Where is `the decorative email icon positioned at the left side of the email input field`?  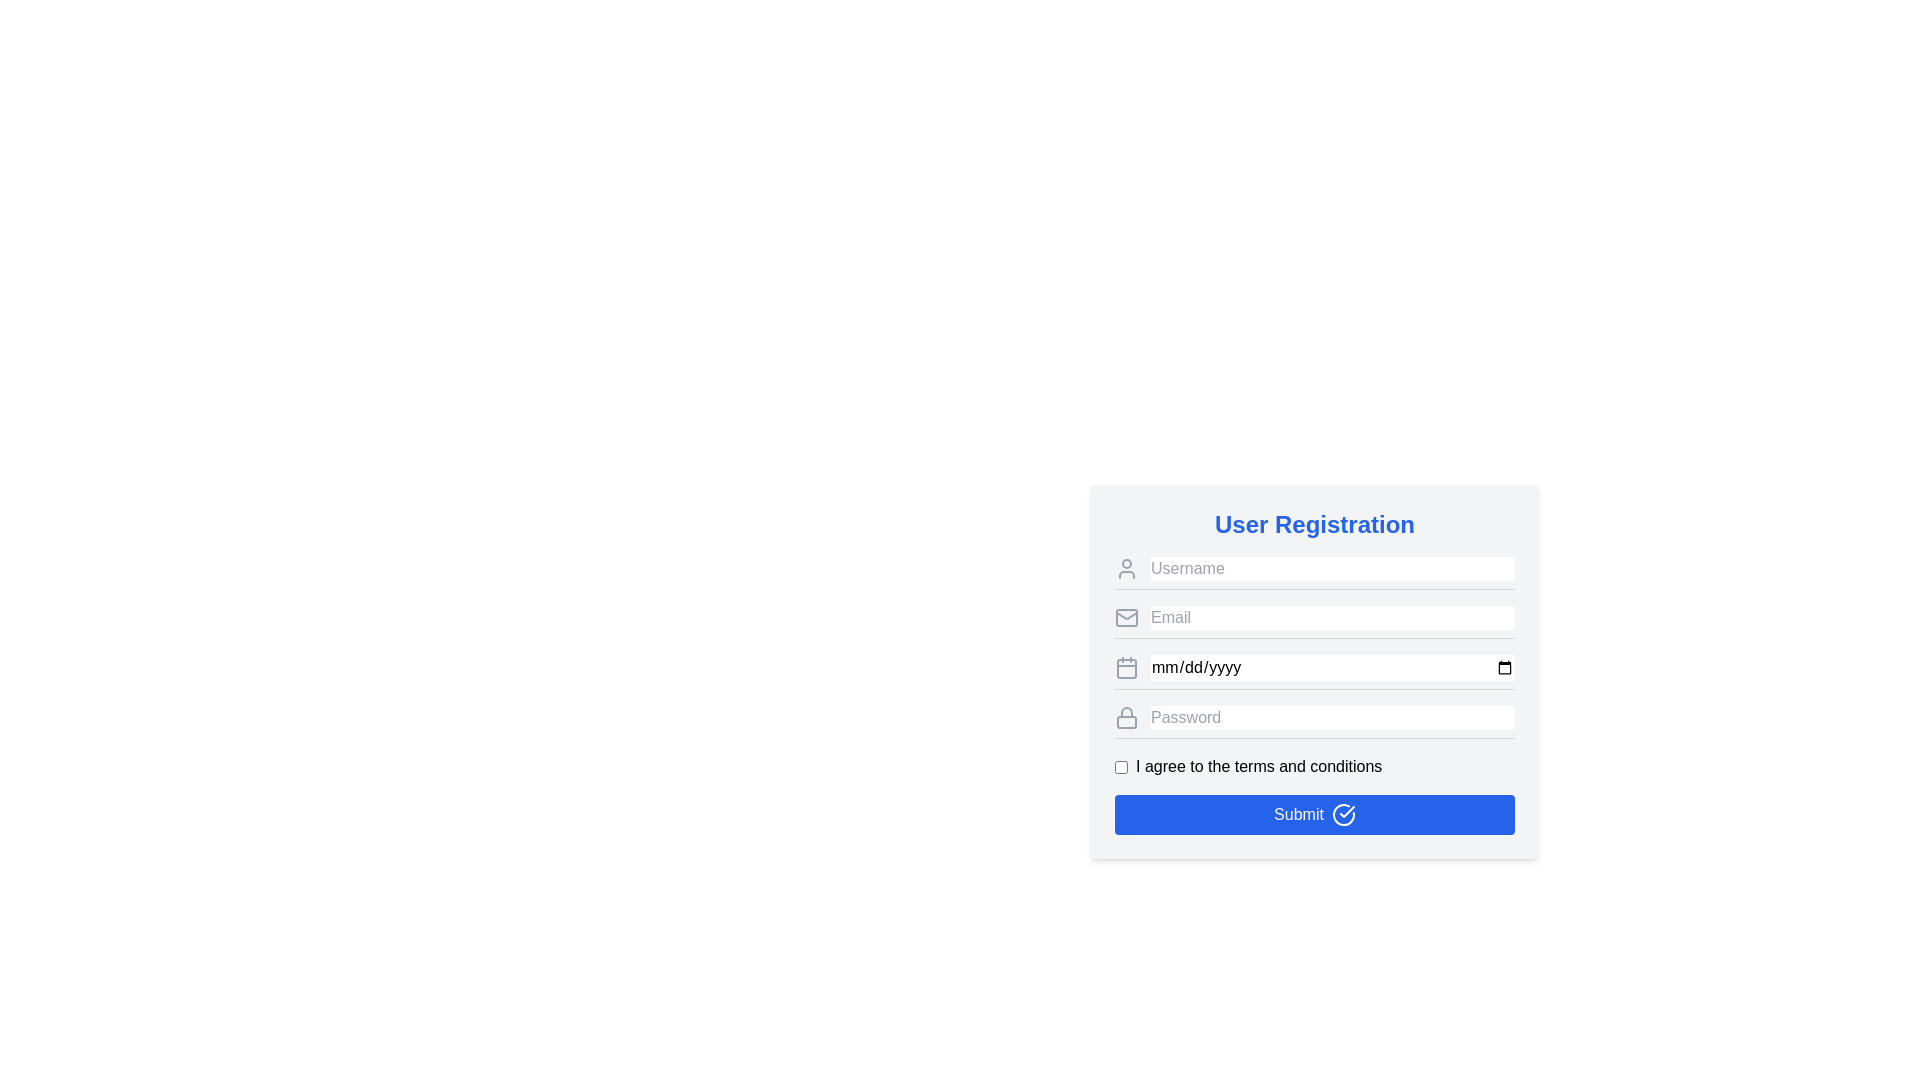
the decorative email icon positioned at the left side of the email input field is located at coordinates (1127, 616).